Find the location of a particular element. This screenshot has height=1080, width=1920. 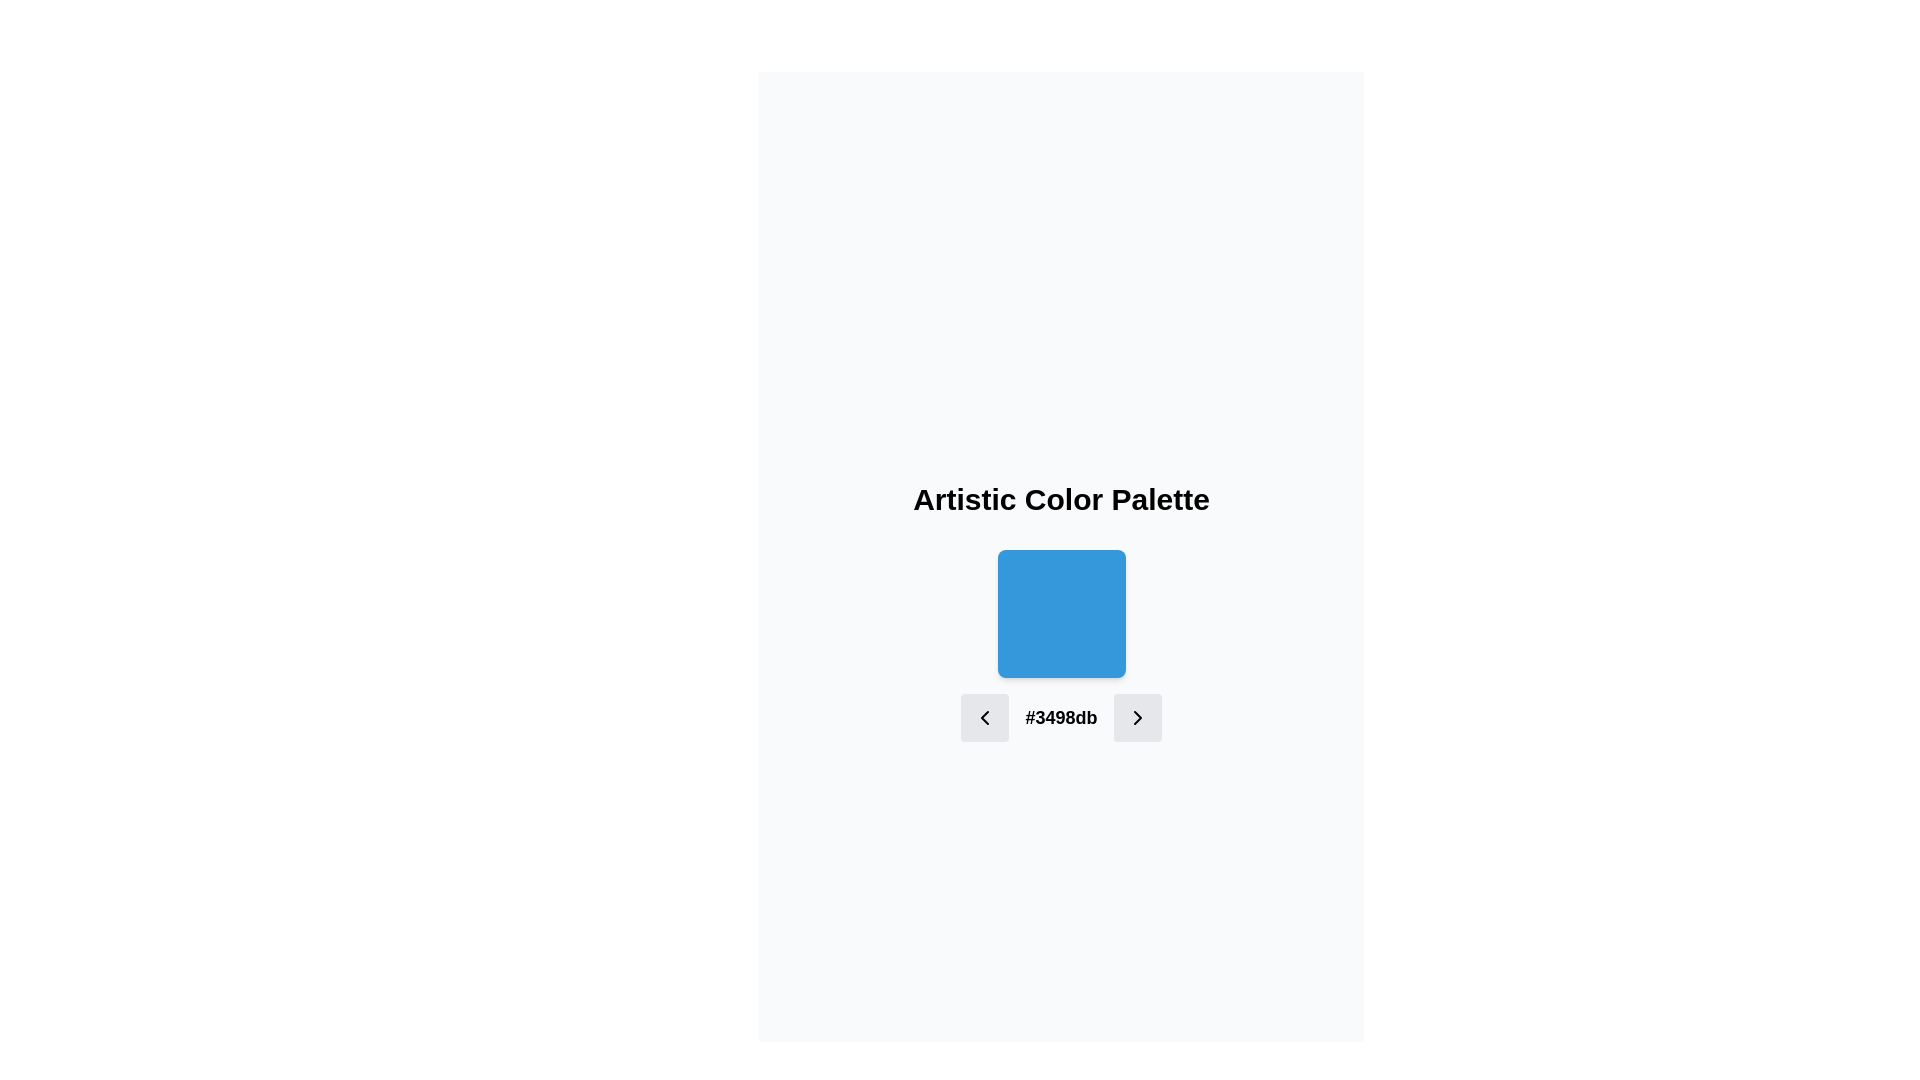

the first square button with a light gray background and a black left-facing chevron icon, located beneath the 'Artistic Color Palette' title text is located at coordinates (985, 716).